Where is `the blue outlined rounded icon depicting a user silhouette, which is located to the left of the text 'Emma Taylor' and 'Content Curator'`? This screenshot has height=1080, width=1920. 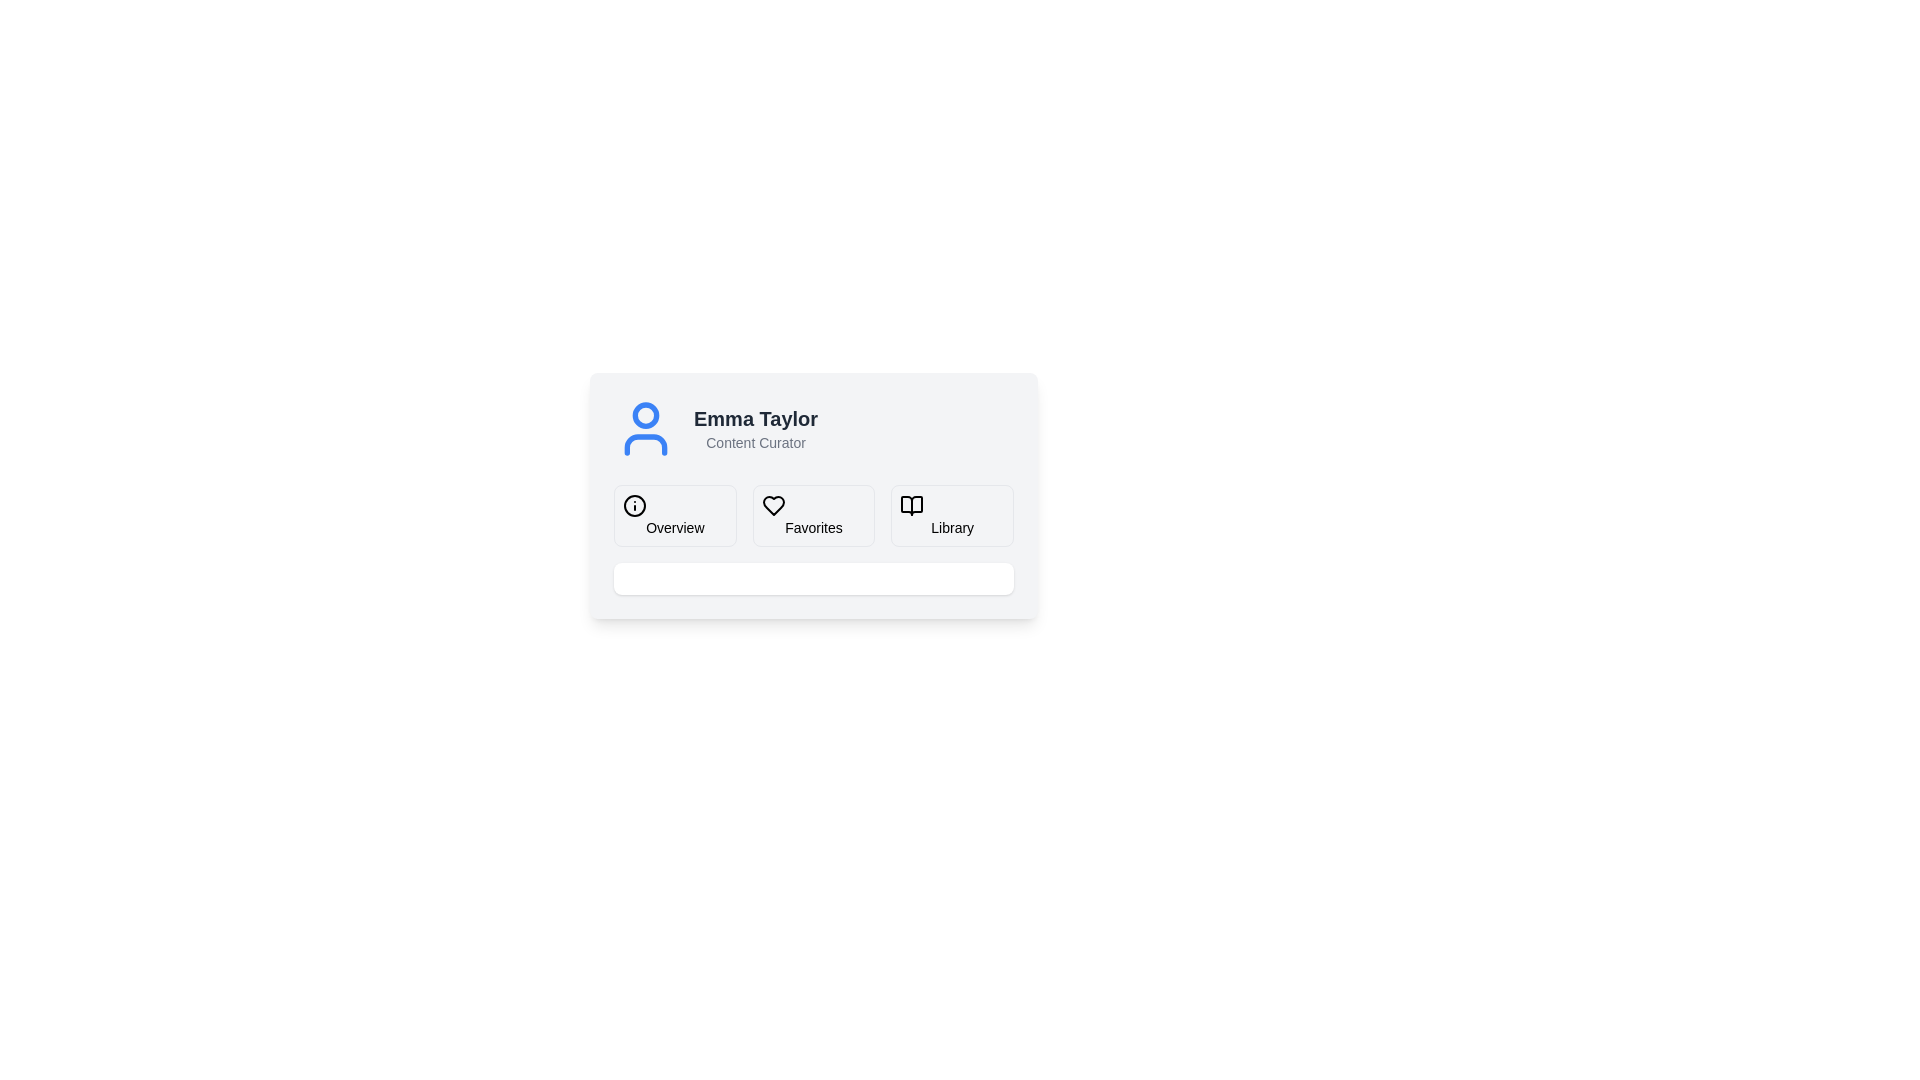
the blue outlined rounded icon depicting a user silhouette, which is located to the left of the text 'Emma Taylor' and 'Content Curator' is located at coordinates (646, 427).